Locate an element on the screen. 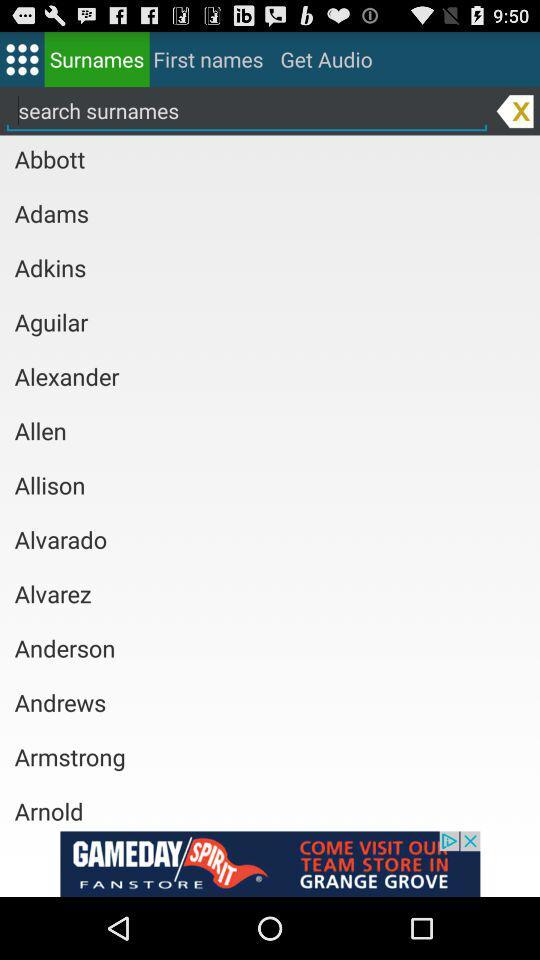  backspace is located at coordinates (515, 110).